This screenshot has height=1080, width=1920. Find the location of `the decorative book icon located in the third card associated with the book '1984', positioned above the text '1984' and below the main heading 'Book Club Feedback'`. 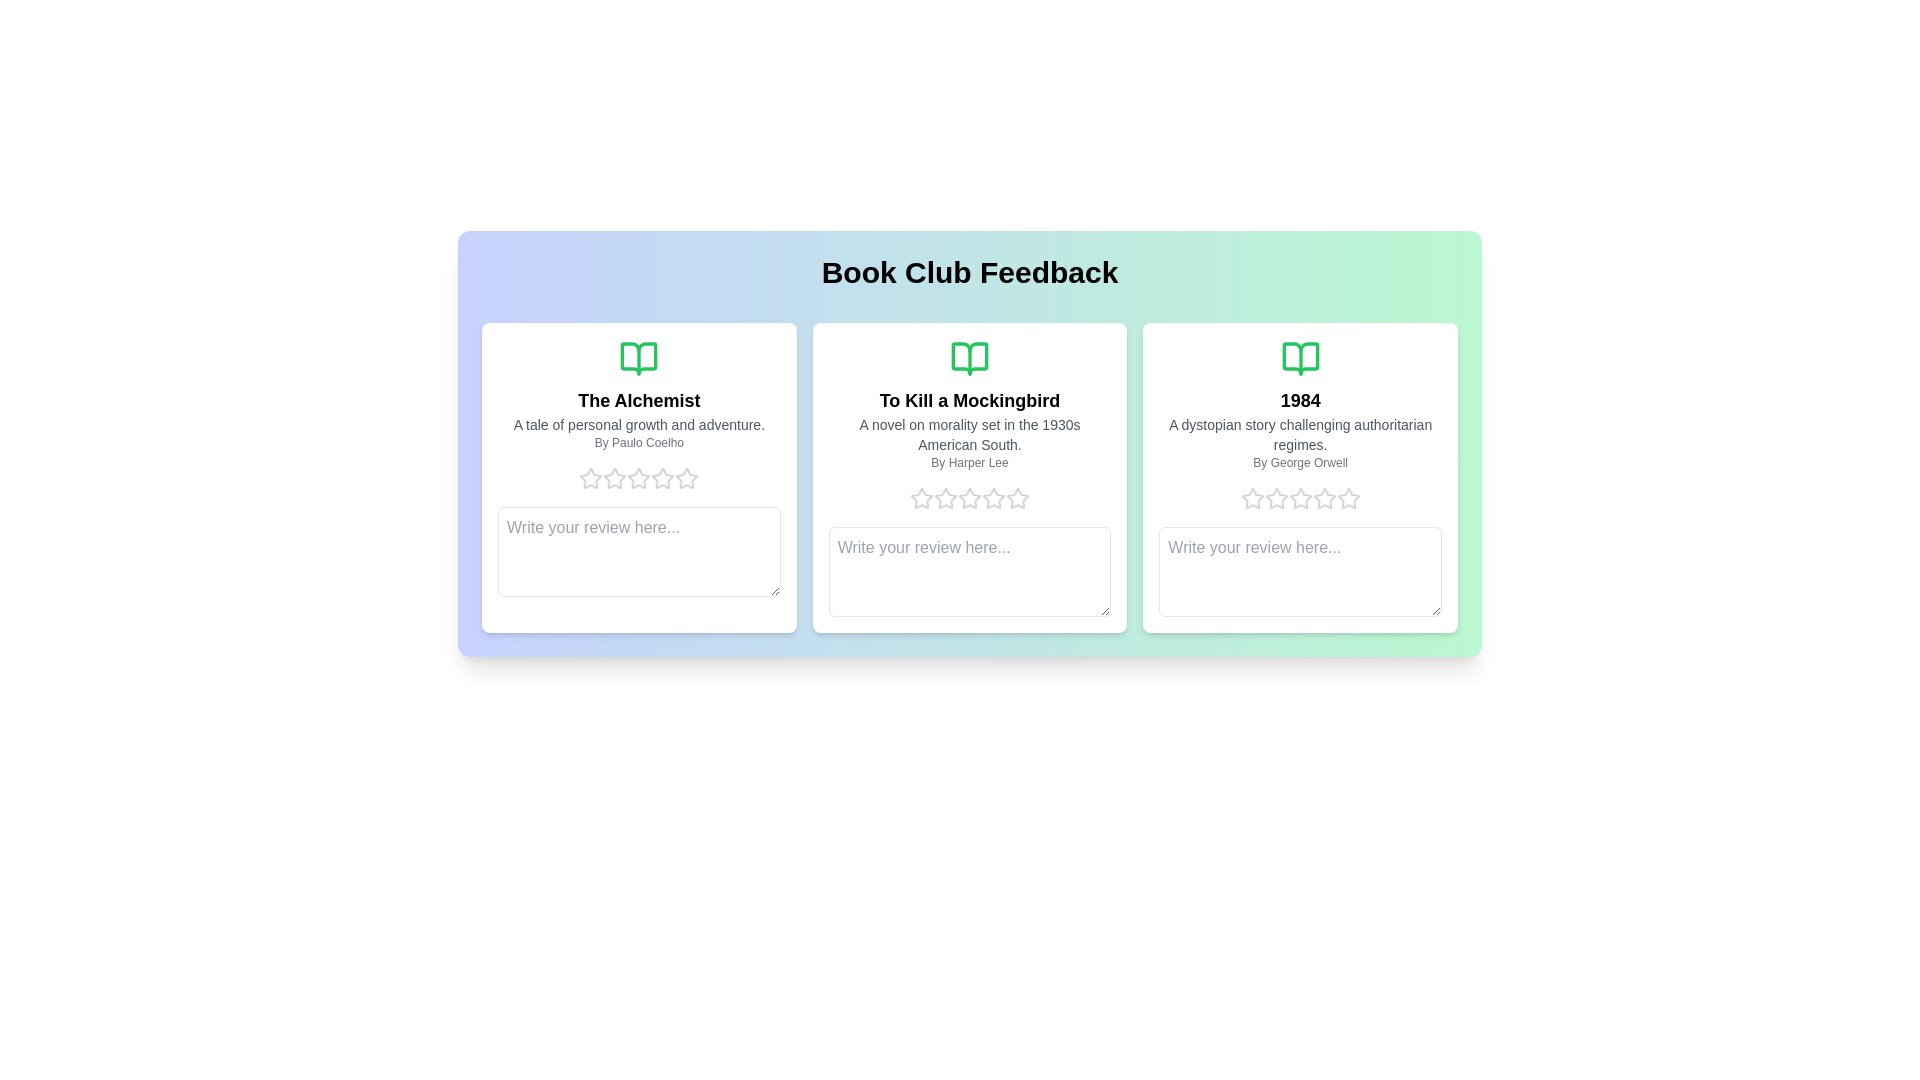

the decorative book icon located in the third card associated with the book '1984', positioned above the text '1984' and below the main heading 'Book Club Feedback' is located at coordinates (1300, 357).